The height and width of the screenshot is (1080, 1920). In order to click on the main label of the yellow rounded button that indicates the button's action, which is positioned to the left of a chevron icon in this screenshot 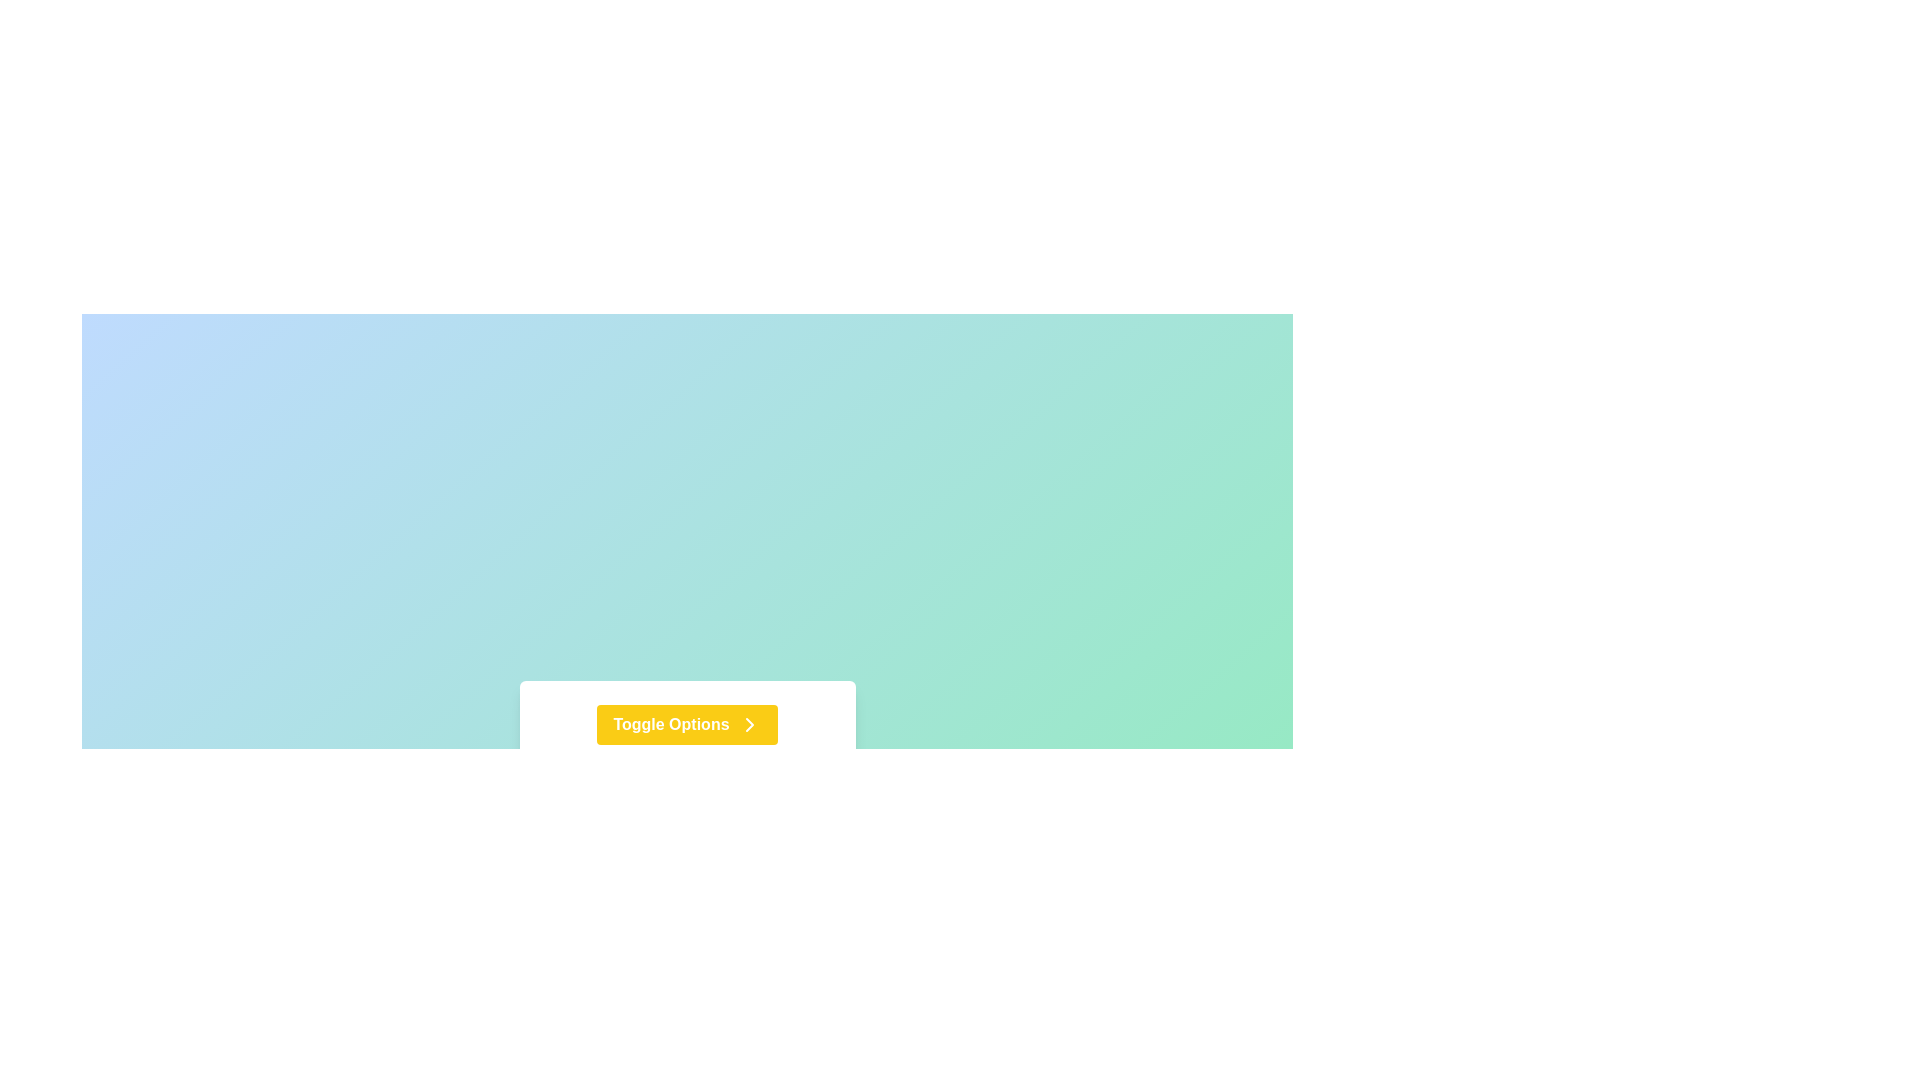, I will do `click(671, 725)`.